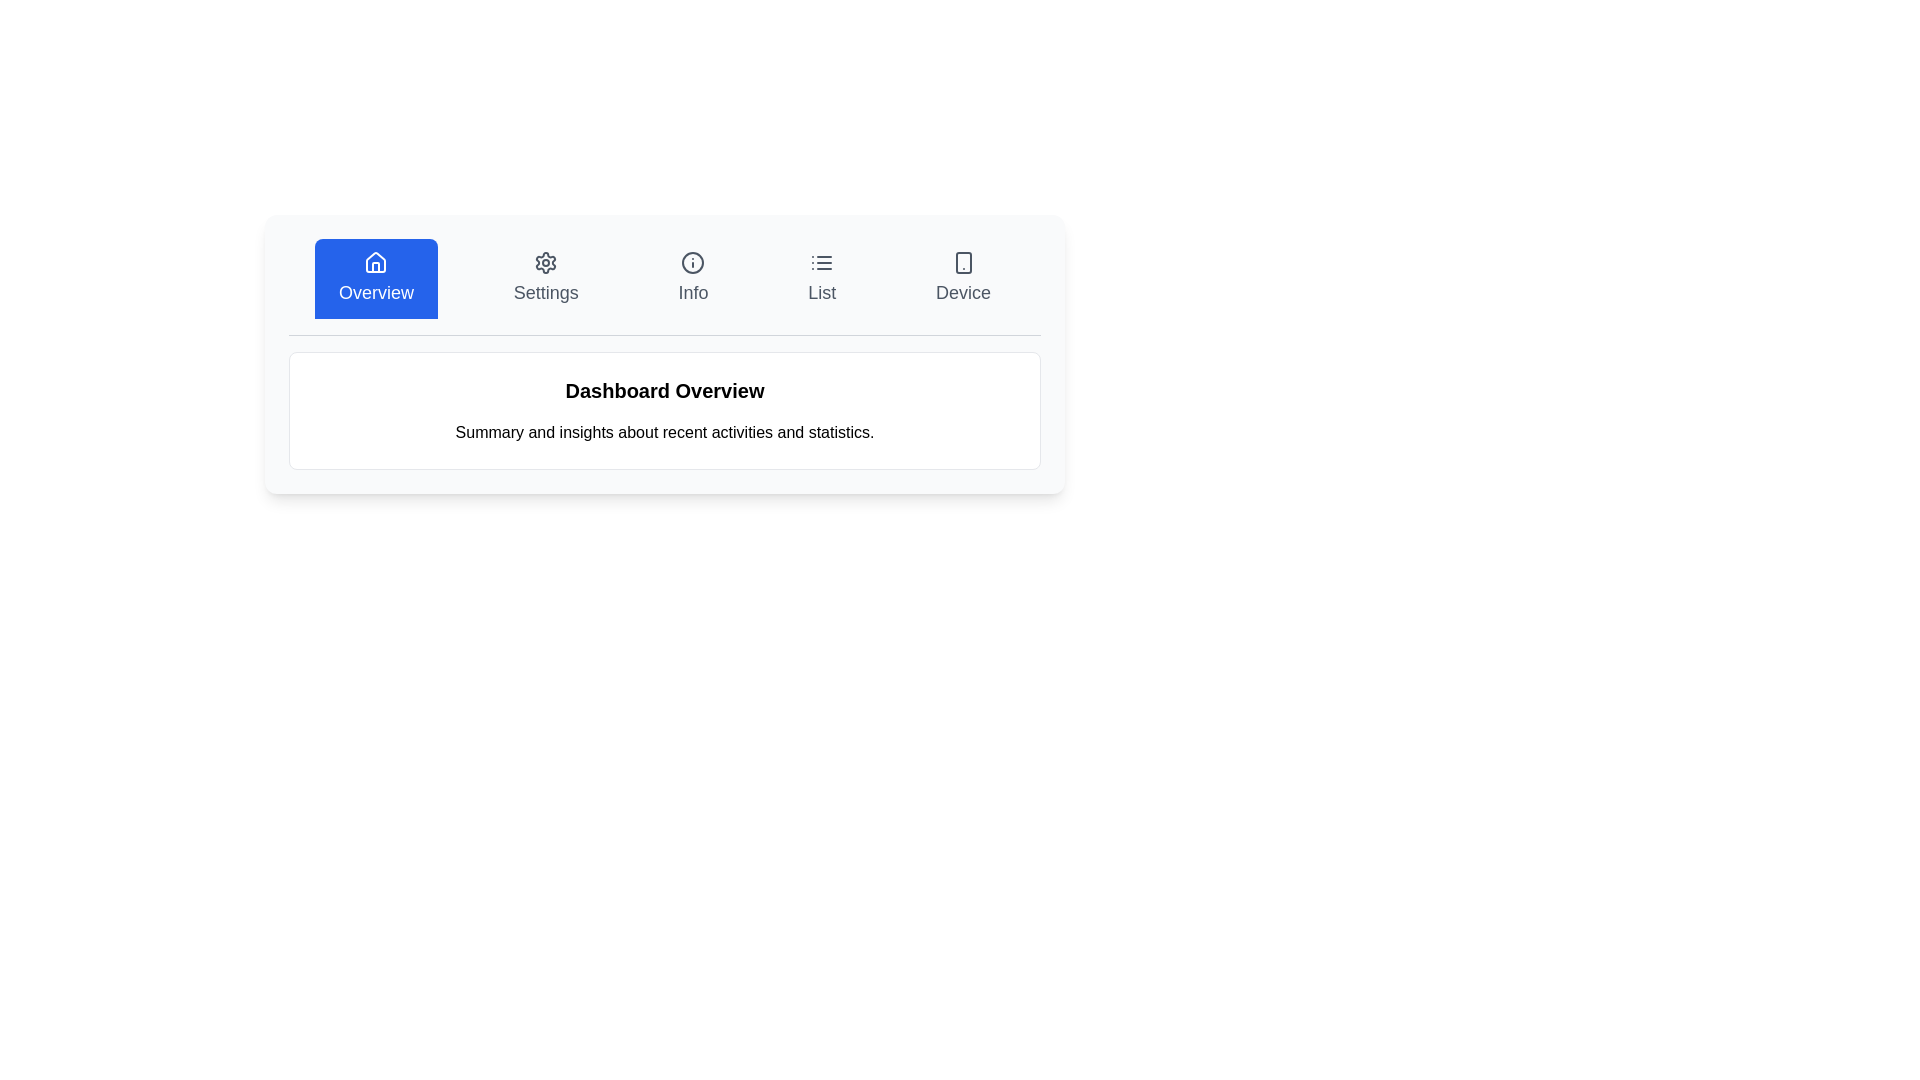 Image resolution: width=1920 pixels, height=1080 pixels. Describe the element at coordinates (693, 261) in the screenshot. I see `the SVG Circle Element representing the Info tab, which is centrally positioned within the Info section of the navigation bar` at that location.